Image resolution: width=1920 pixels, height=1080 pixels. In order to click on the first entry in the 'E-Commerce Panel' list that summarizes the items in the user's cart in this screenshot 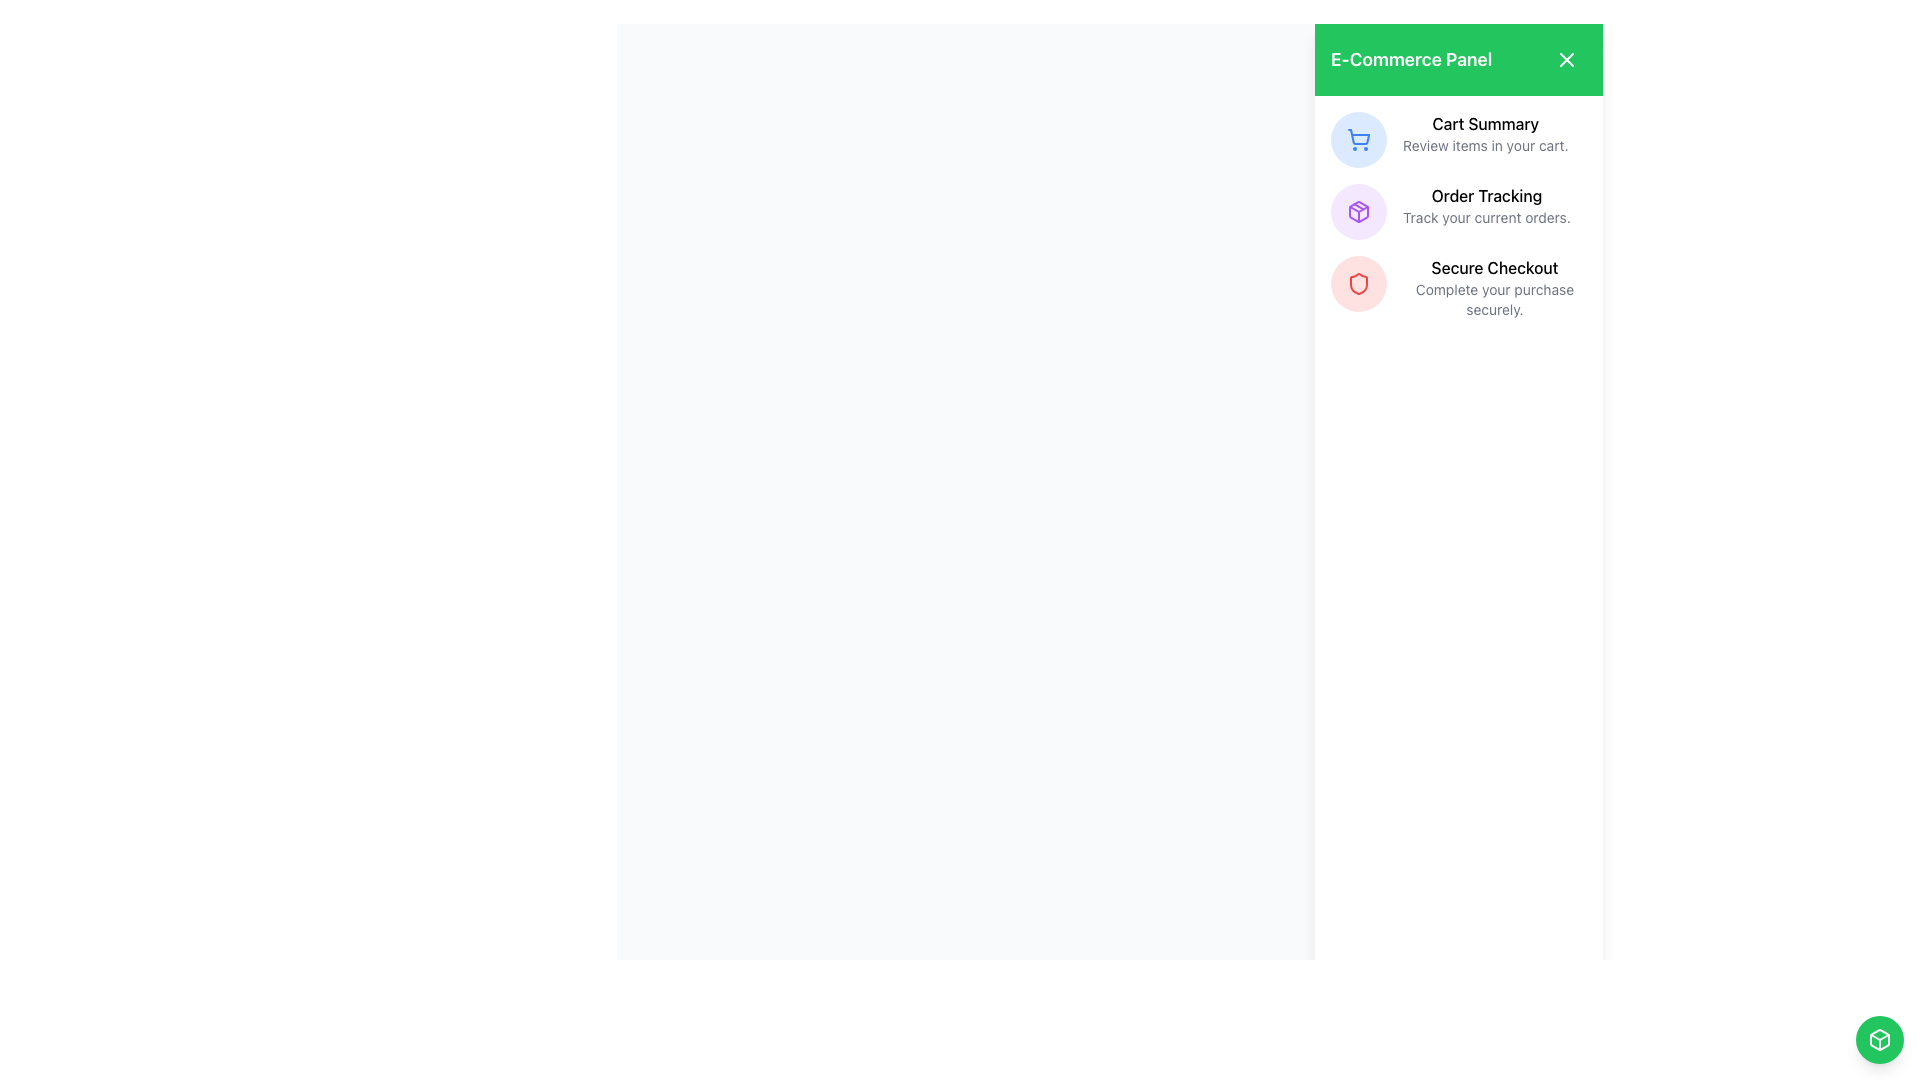, I will do `click(1459, 138)`.